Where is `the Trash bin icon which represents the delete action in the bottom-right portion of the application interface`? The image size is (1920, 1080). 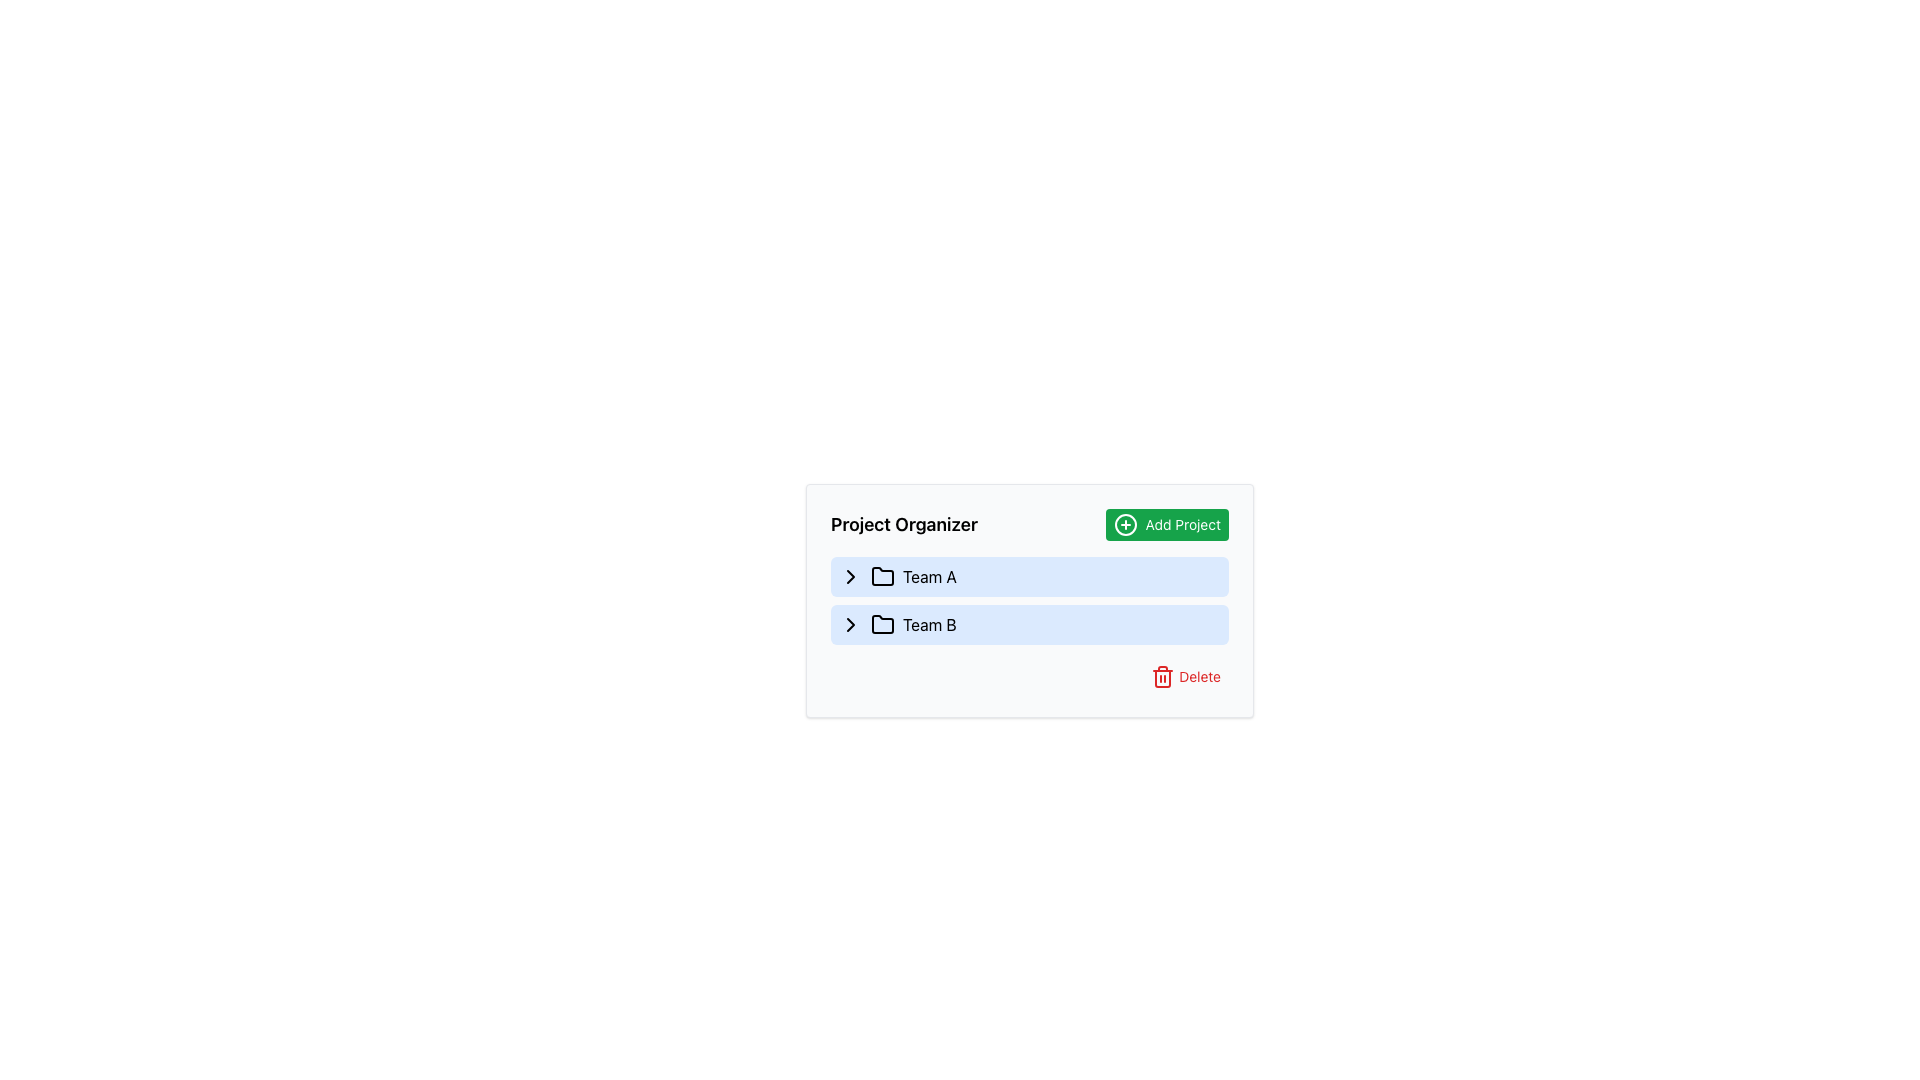 the Trash bin icon which represents the delete action in the bottom-right portion of the application interface is located at coordinates (1163, 676).